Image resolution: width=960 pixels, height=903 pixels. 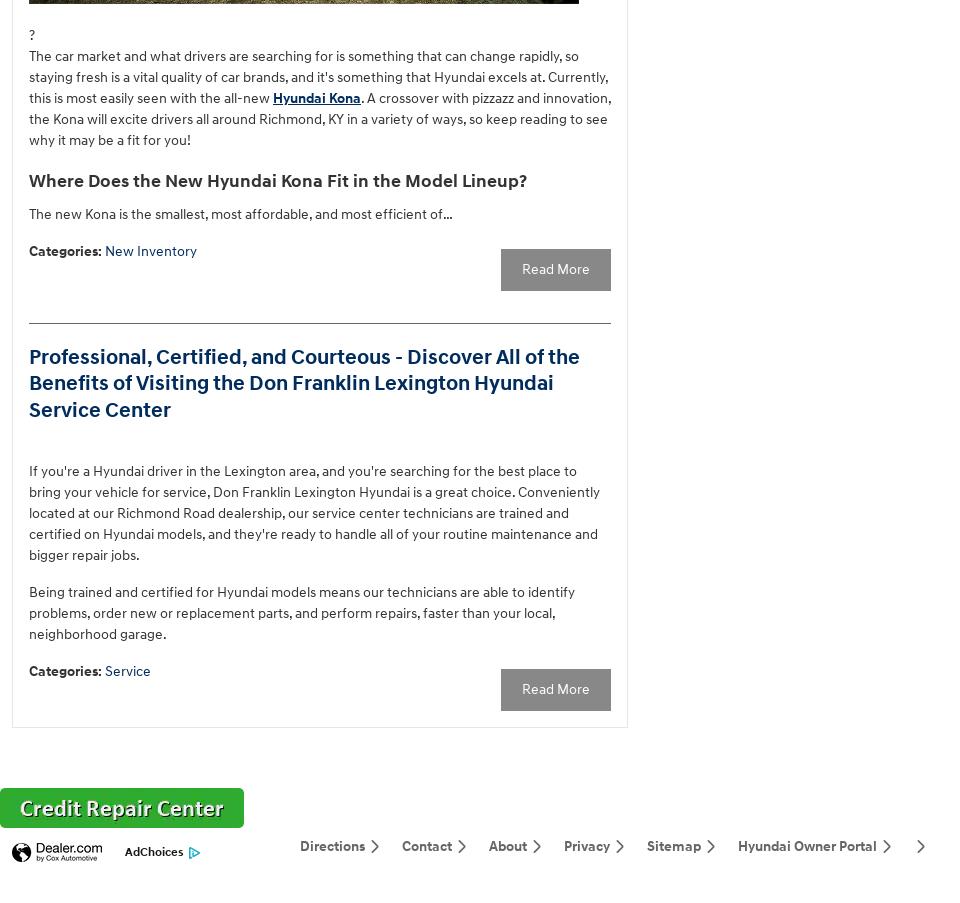 I want to click on 'If you're a Hyundai driver in the Lexington area, and you're searching for the best place to bring your vehicle for service, Don Franklin Lexington Hyundai is a great choice. Conveniently located at our Richmond Road dealership, our service center technicians are trained and certified on Hyundai models, and they're ready to handle all of your routine maintenance and bigger repair jobs.', so click(x=314, y=512).